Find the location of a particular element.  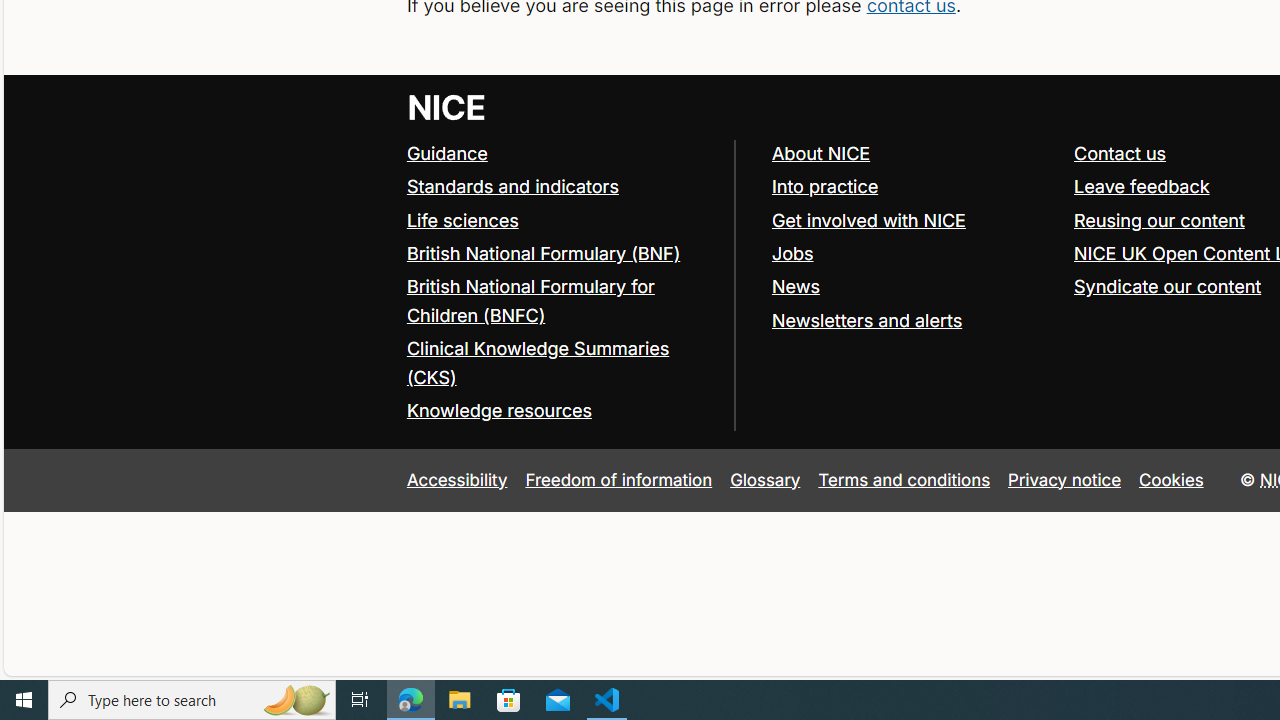

'Get involved with NICE' is located at coordinates (912, 221).